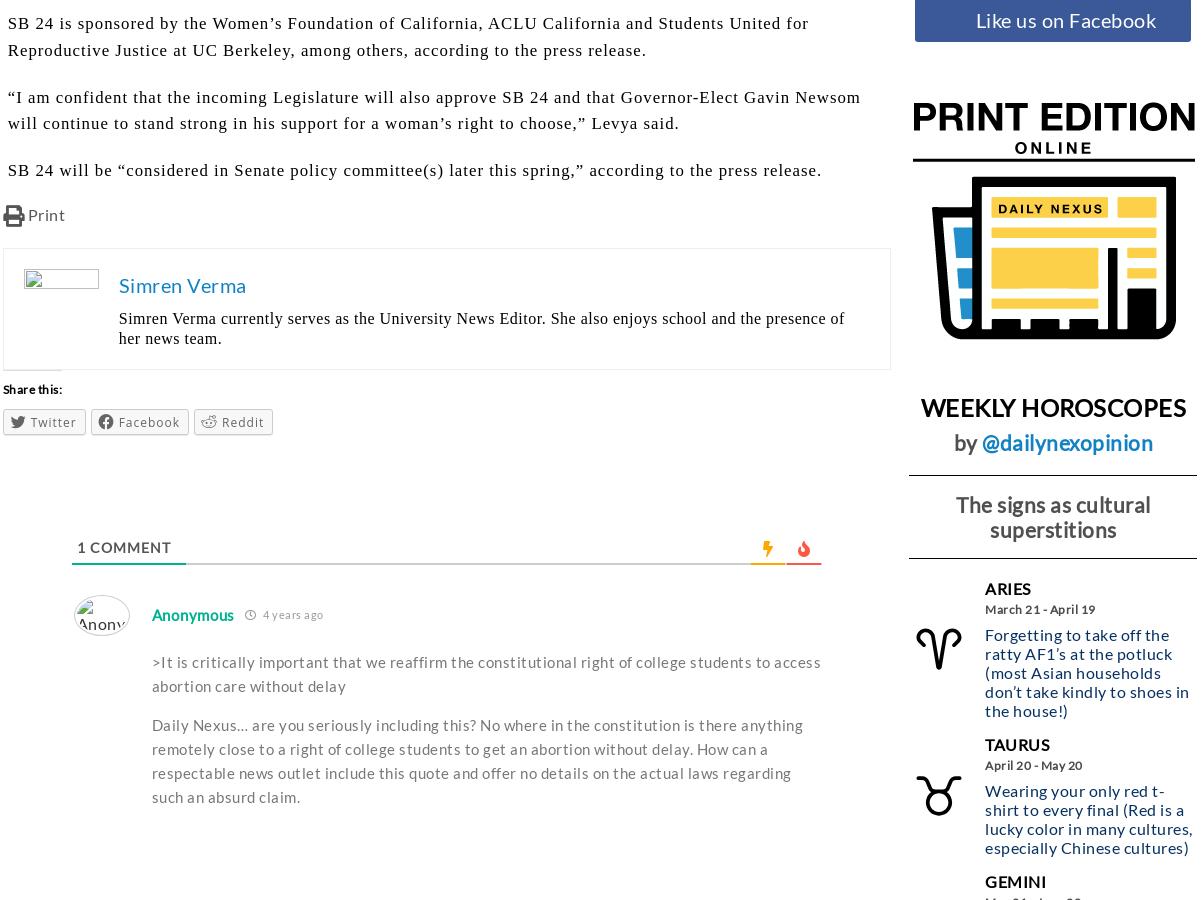  What do you see at coordinates (1007, 587) in the screenshot?
I see `'Aries'` at bounding box center [1007, 587].